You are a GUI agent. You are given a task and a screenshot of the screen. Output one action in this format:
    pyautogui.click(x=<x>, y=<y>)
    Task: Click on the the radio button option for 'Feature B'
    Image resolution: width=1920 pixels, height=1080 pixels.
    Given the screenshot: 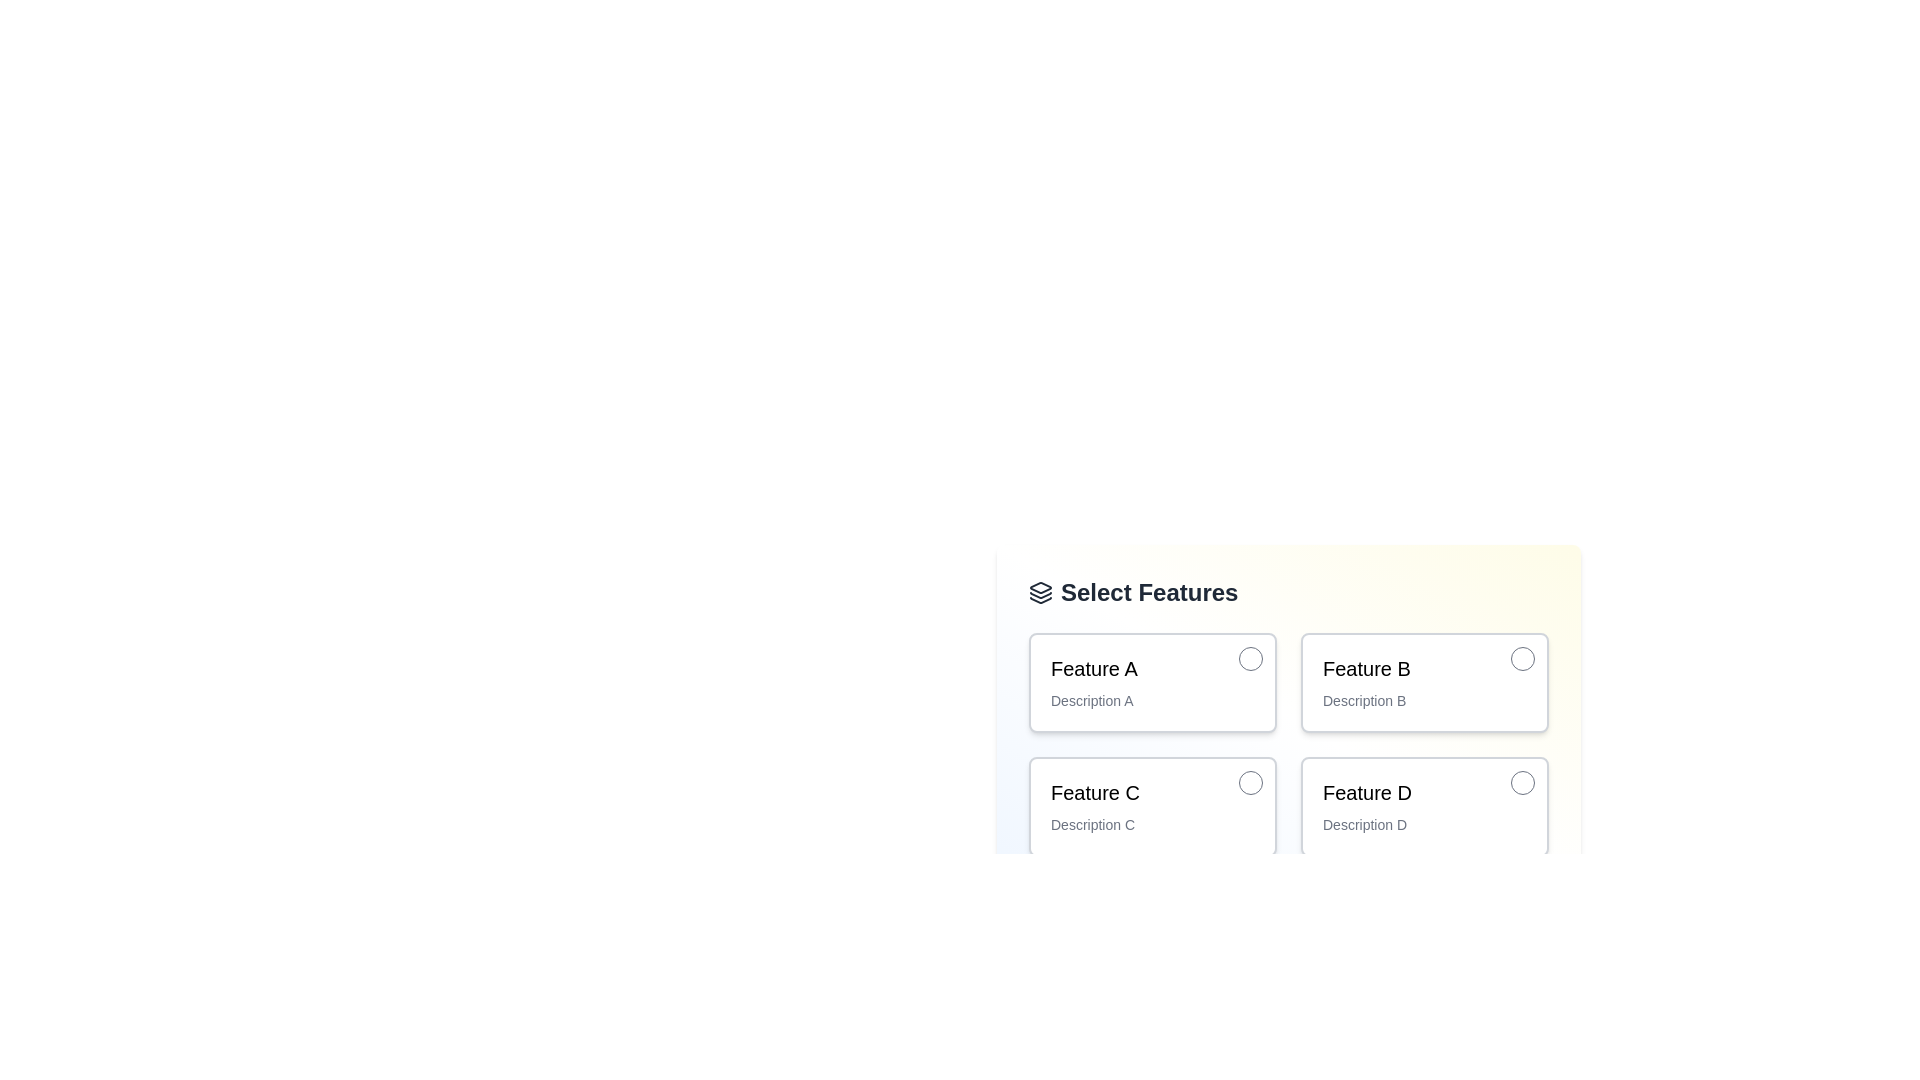 What is the action you would take?
    pyautogui.click(x=1424, y=681)
    